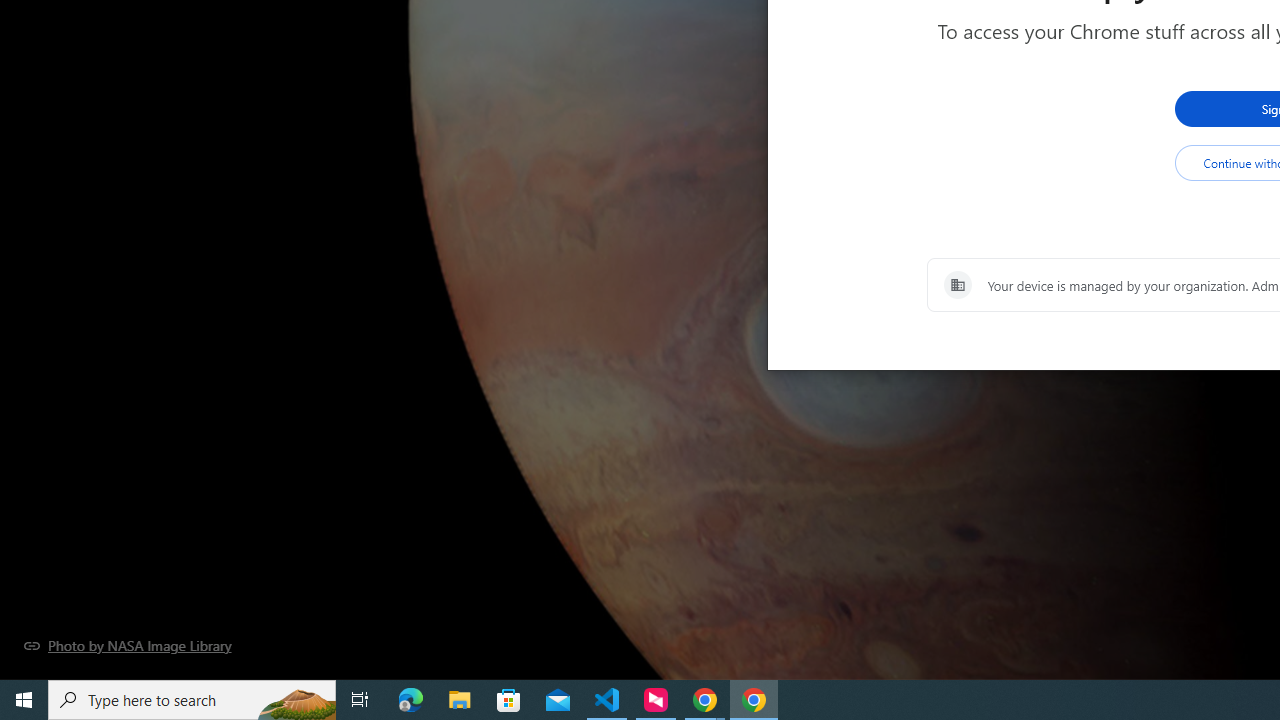 The width and height of the screenshot is (1280, 720). I want to click on 'Google Chrome - 1 running window', so click(753, 698).